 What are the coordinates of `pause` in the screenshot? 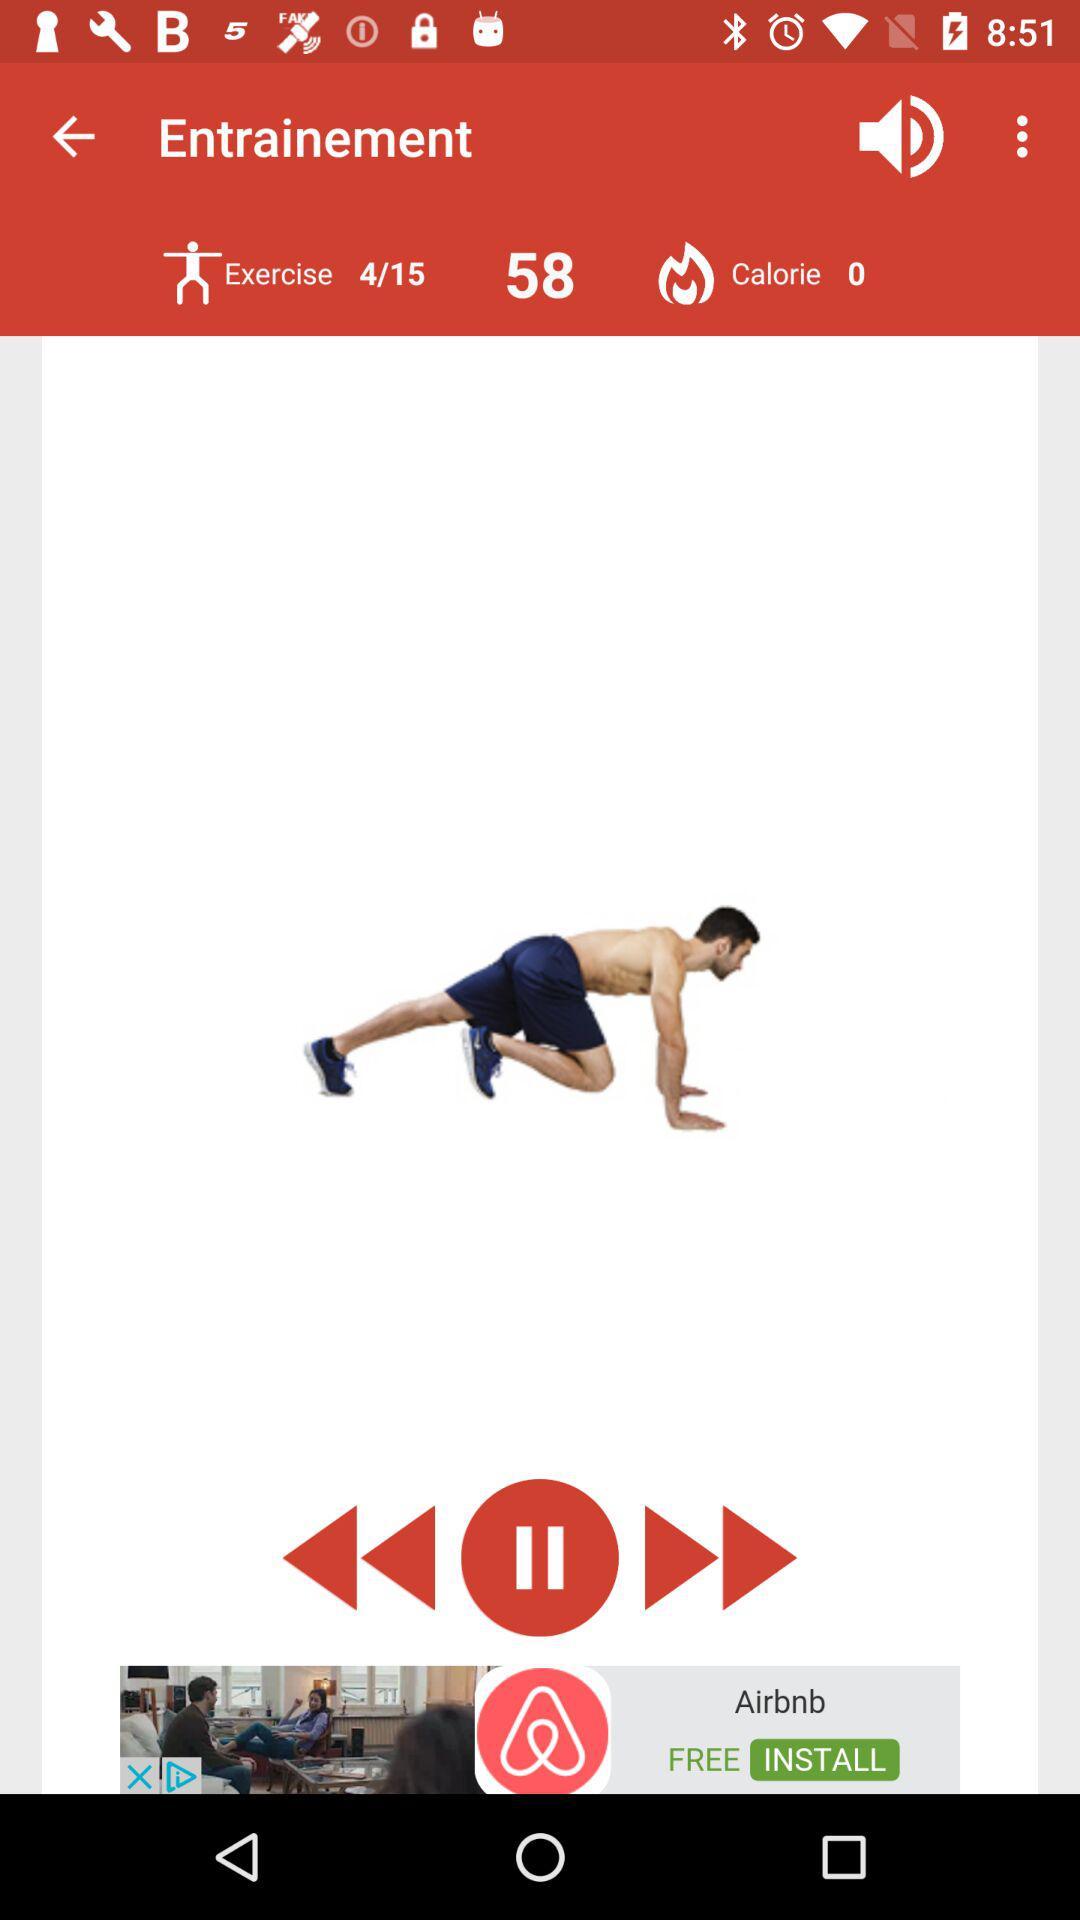 It's located at (540, 1556).